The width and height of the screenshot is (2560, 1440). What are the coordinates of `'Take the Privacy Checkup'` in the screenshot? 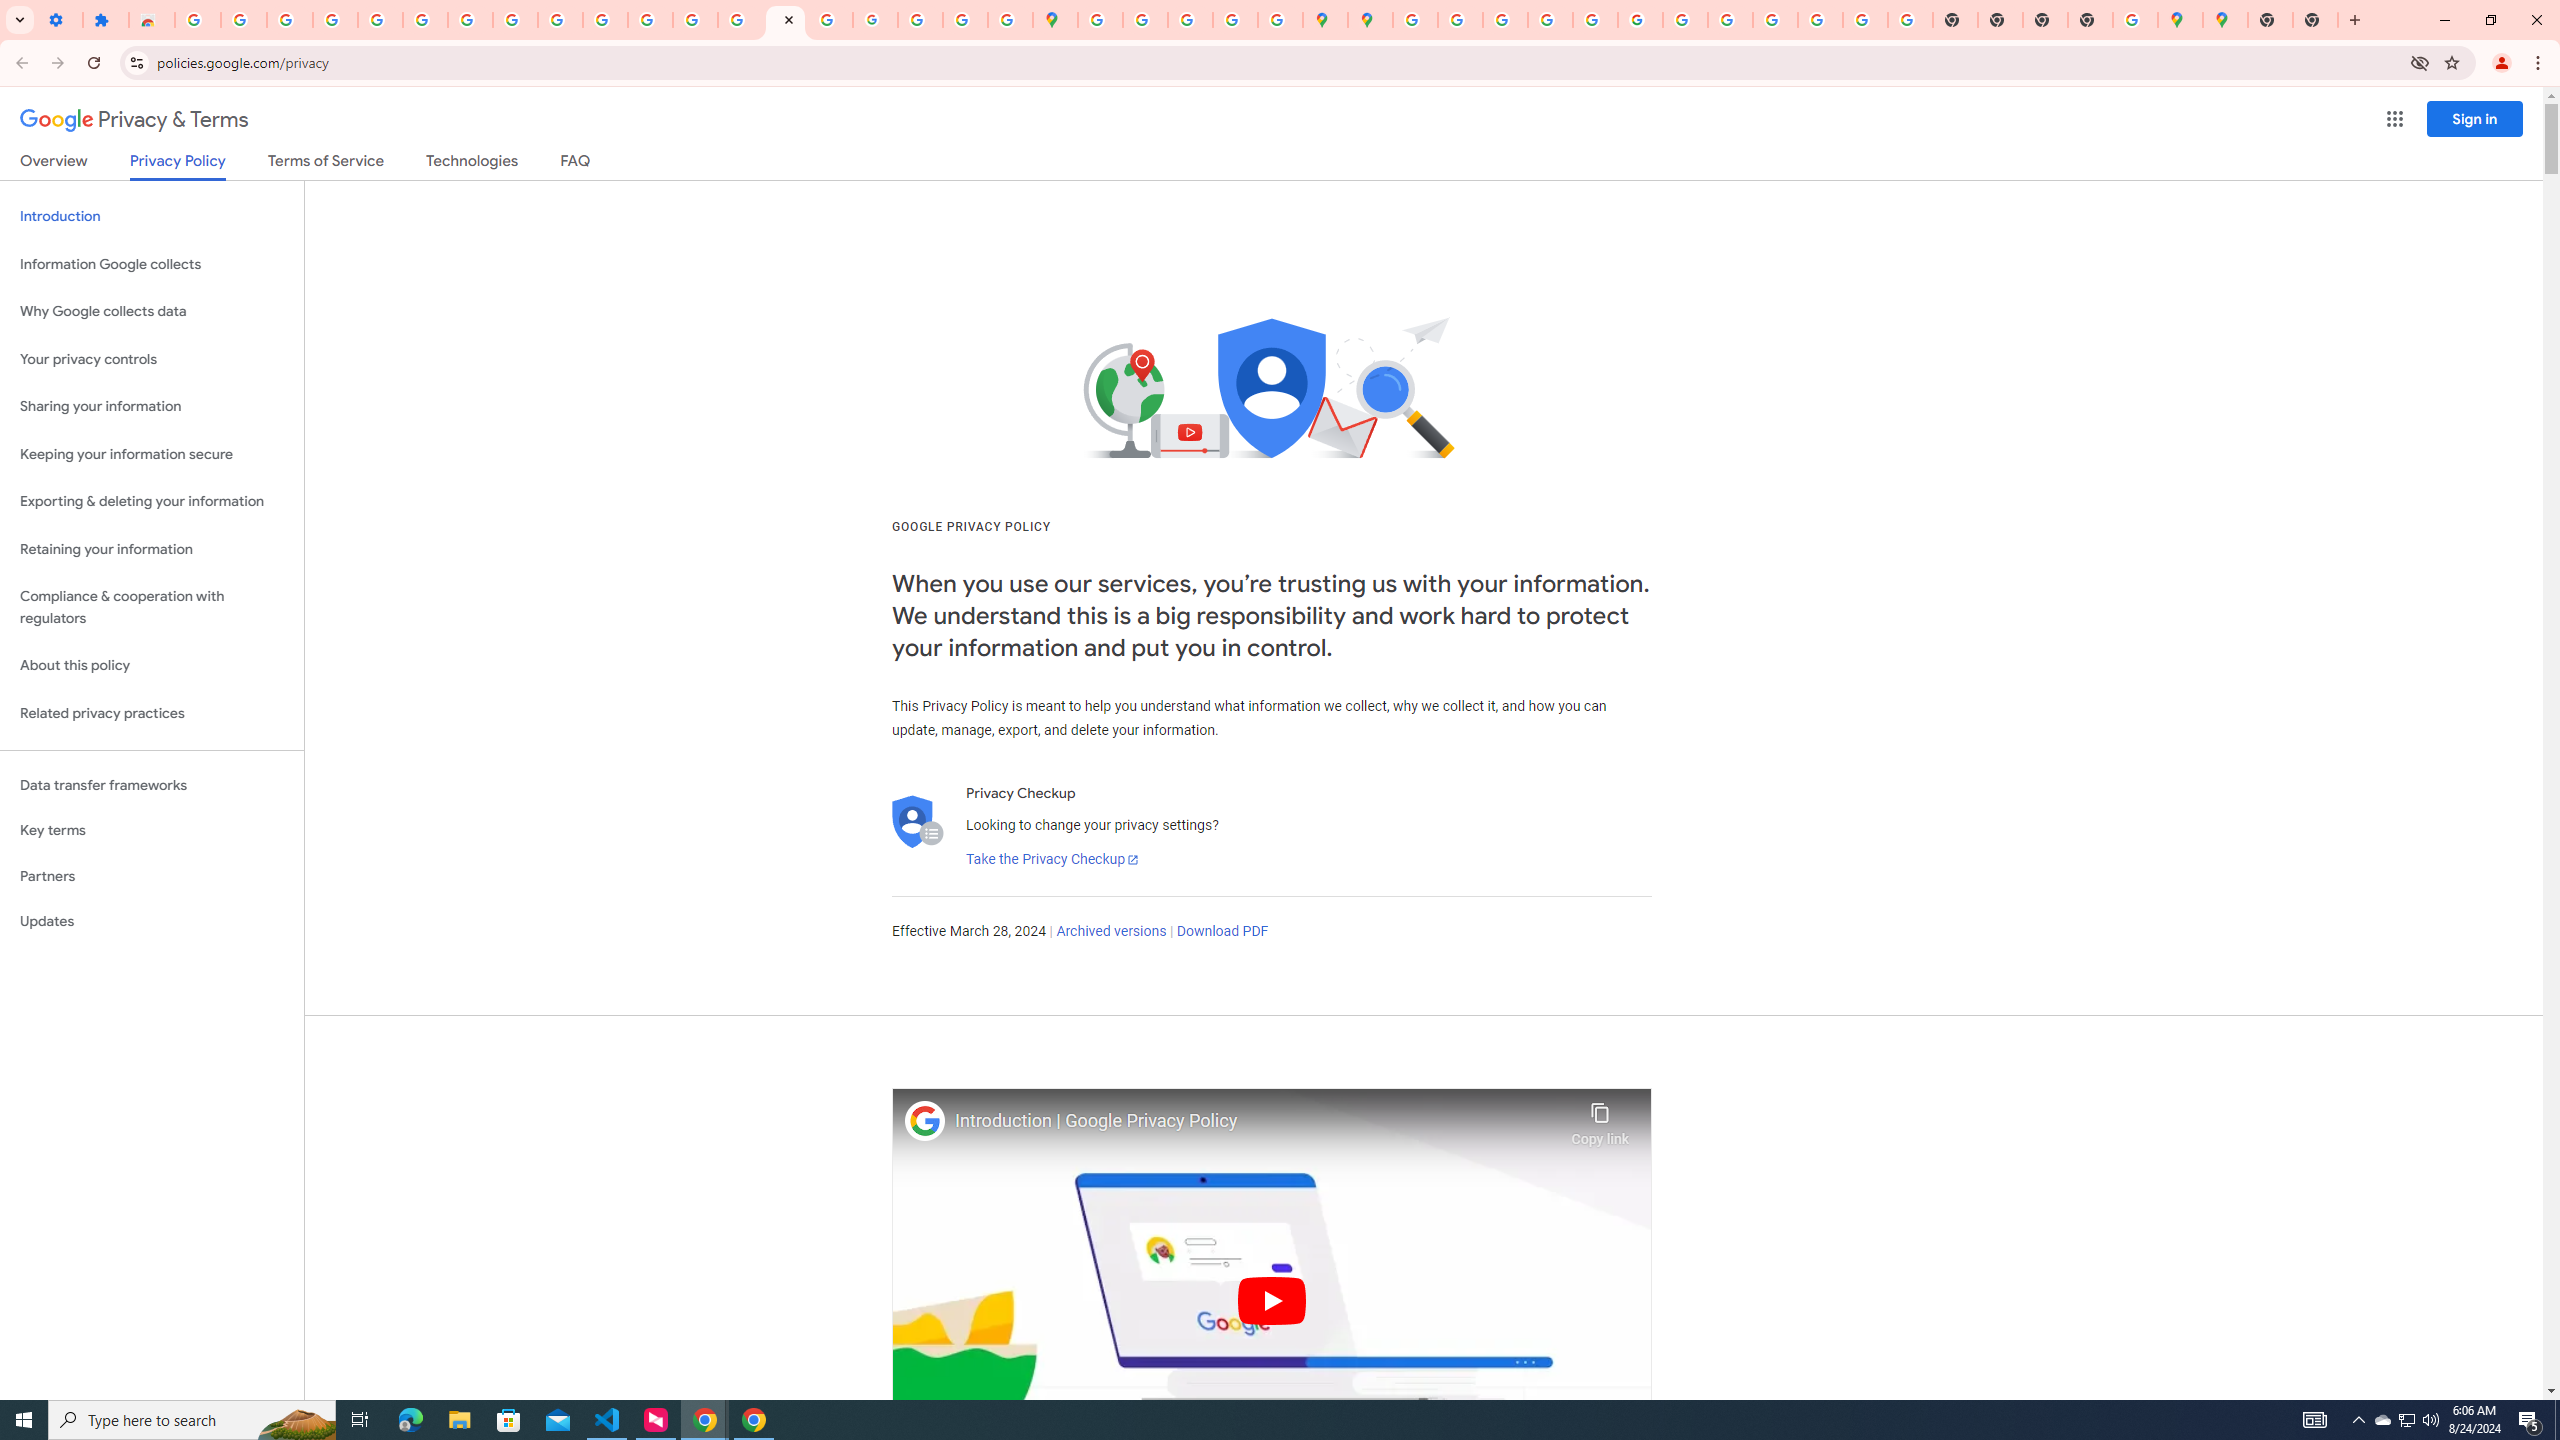 It's located at (1051, 858).